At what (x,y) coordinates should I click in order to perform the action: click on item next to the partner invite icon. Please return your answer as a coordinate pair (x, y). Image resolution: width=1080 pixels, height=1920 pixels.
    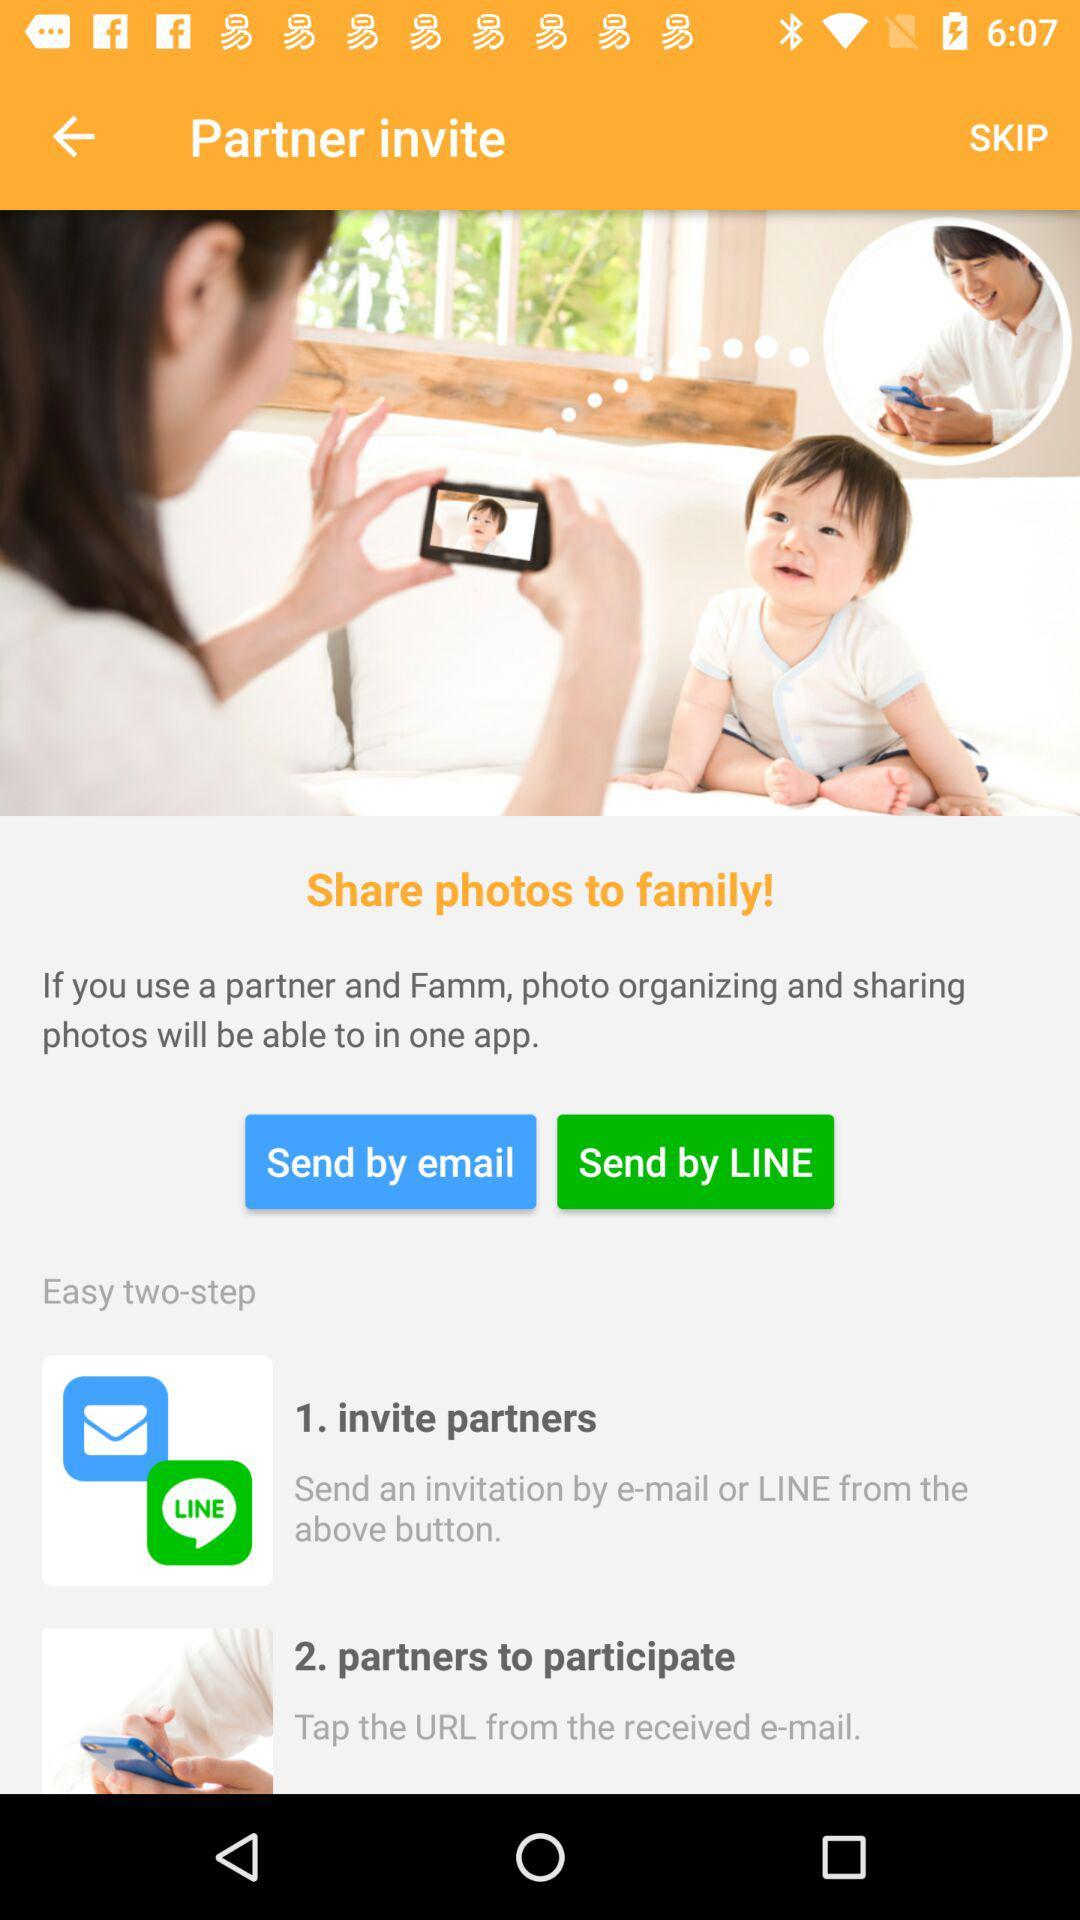
    Looking at the image, I should click on (72, 135).